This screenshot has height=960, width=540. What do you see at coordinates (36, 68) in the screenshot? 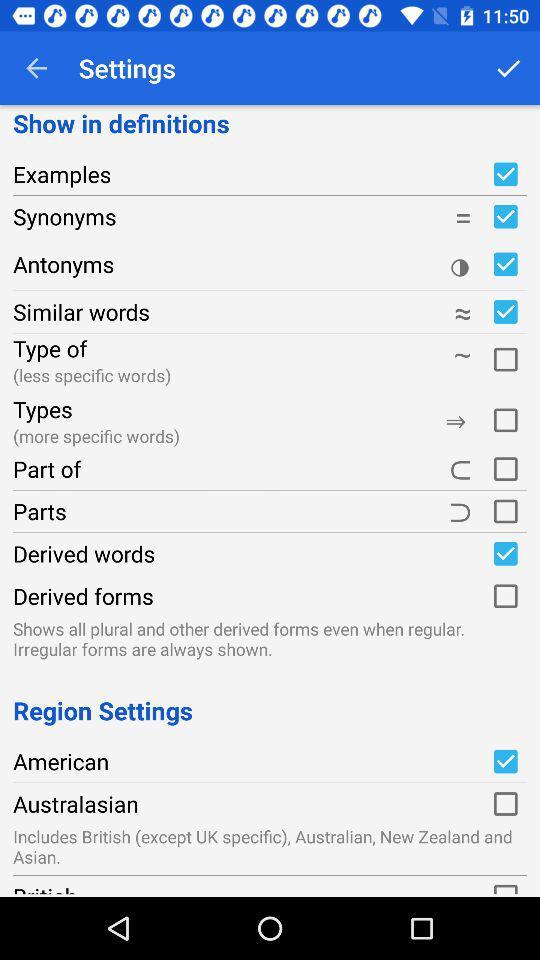
I see `the app next to the settings icon` at bounding box center [36, 68].